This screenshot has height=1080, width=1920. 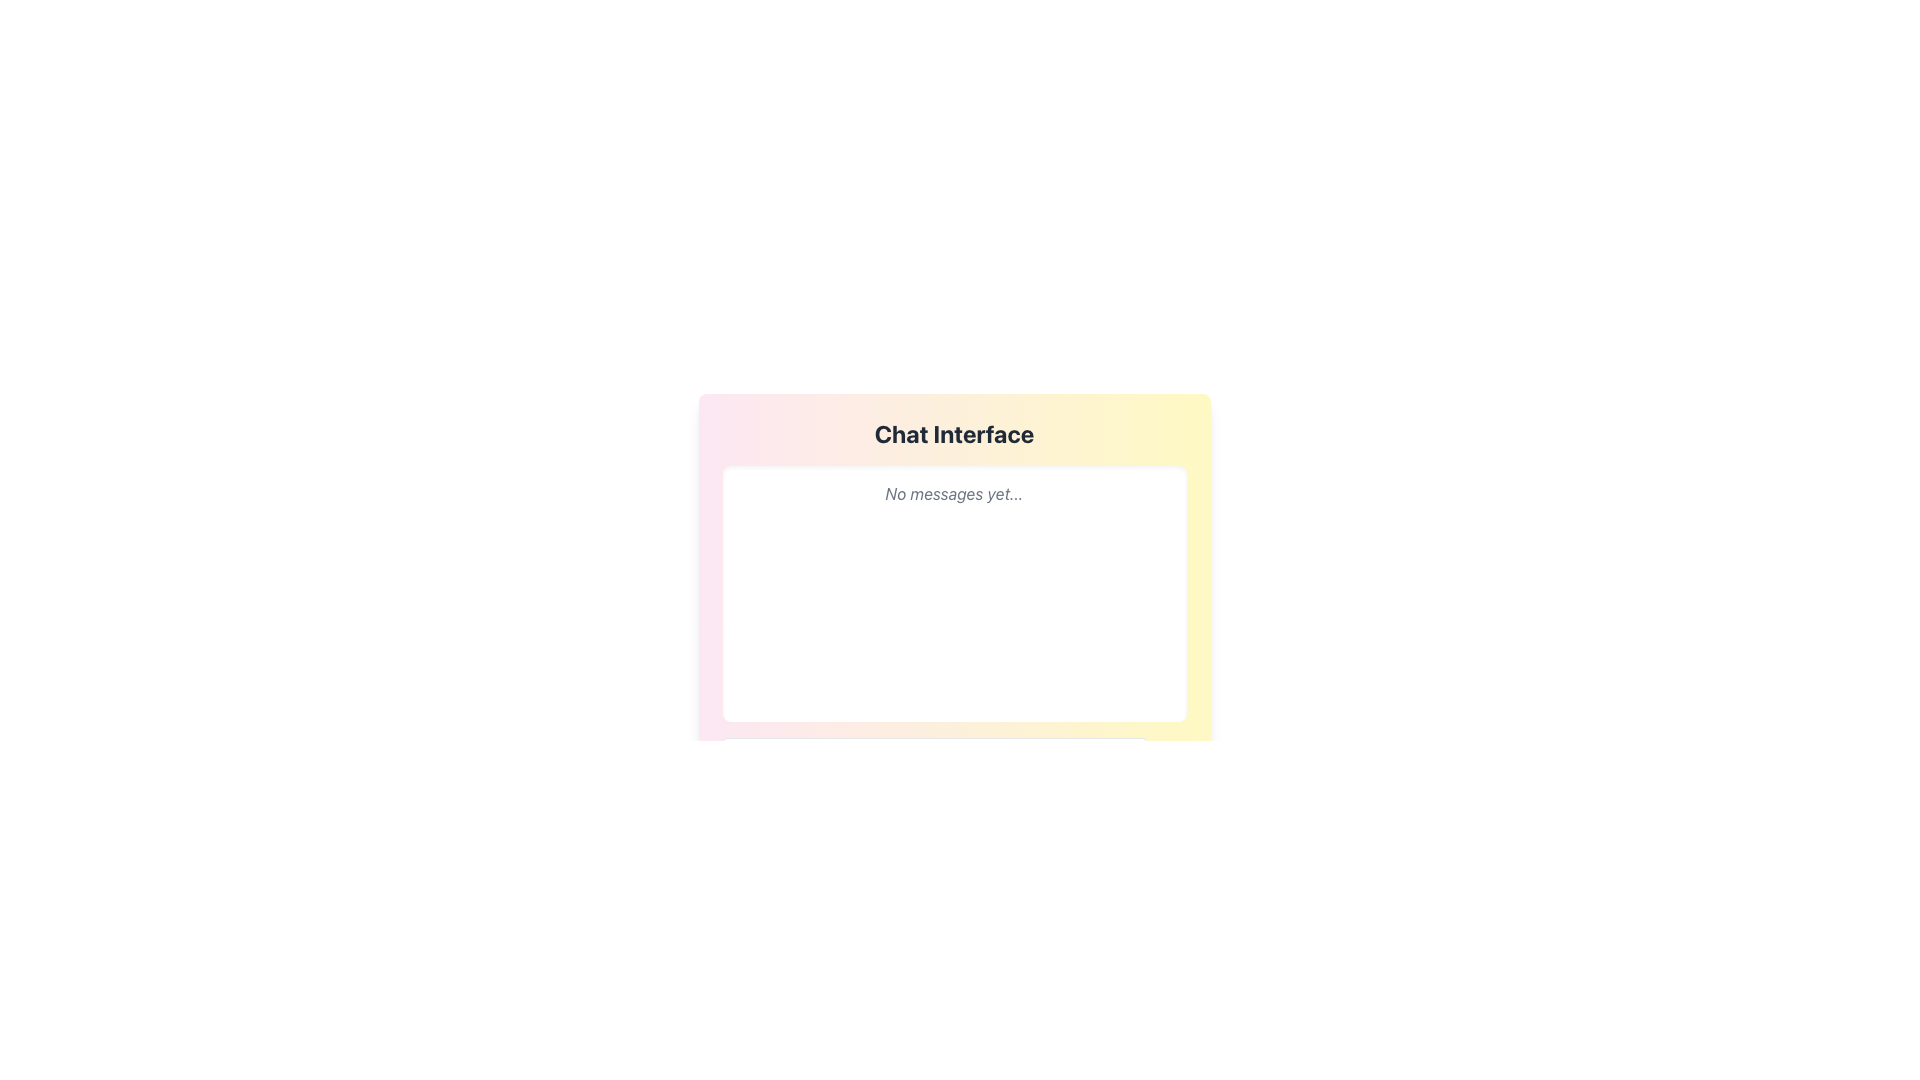 What do you see at coordinates (953, 493) in the screenshot?
I see `the informational text element displaying 'No messages yet...' in gray italic font, located near the top of the white message panel in the chat interface` at bounding box center [953, 493].